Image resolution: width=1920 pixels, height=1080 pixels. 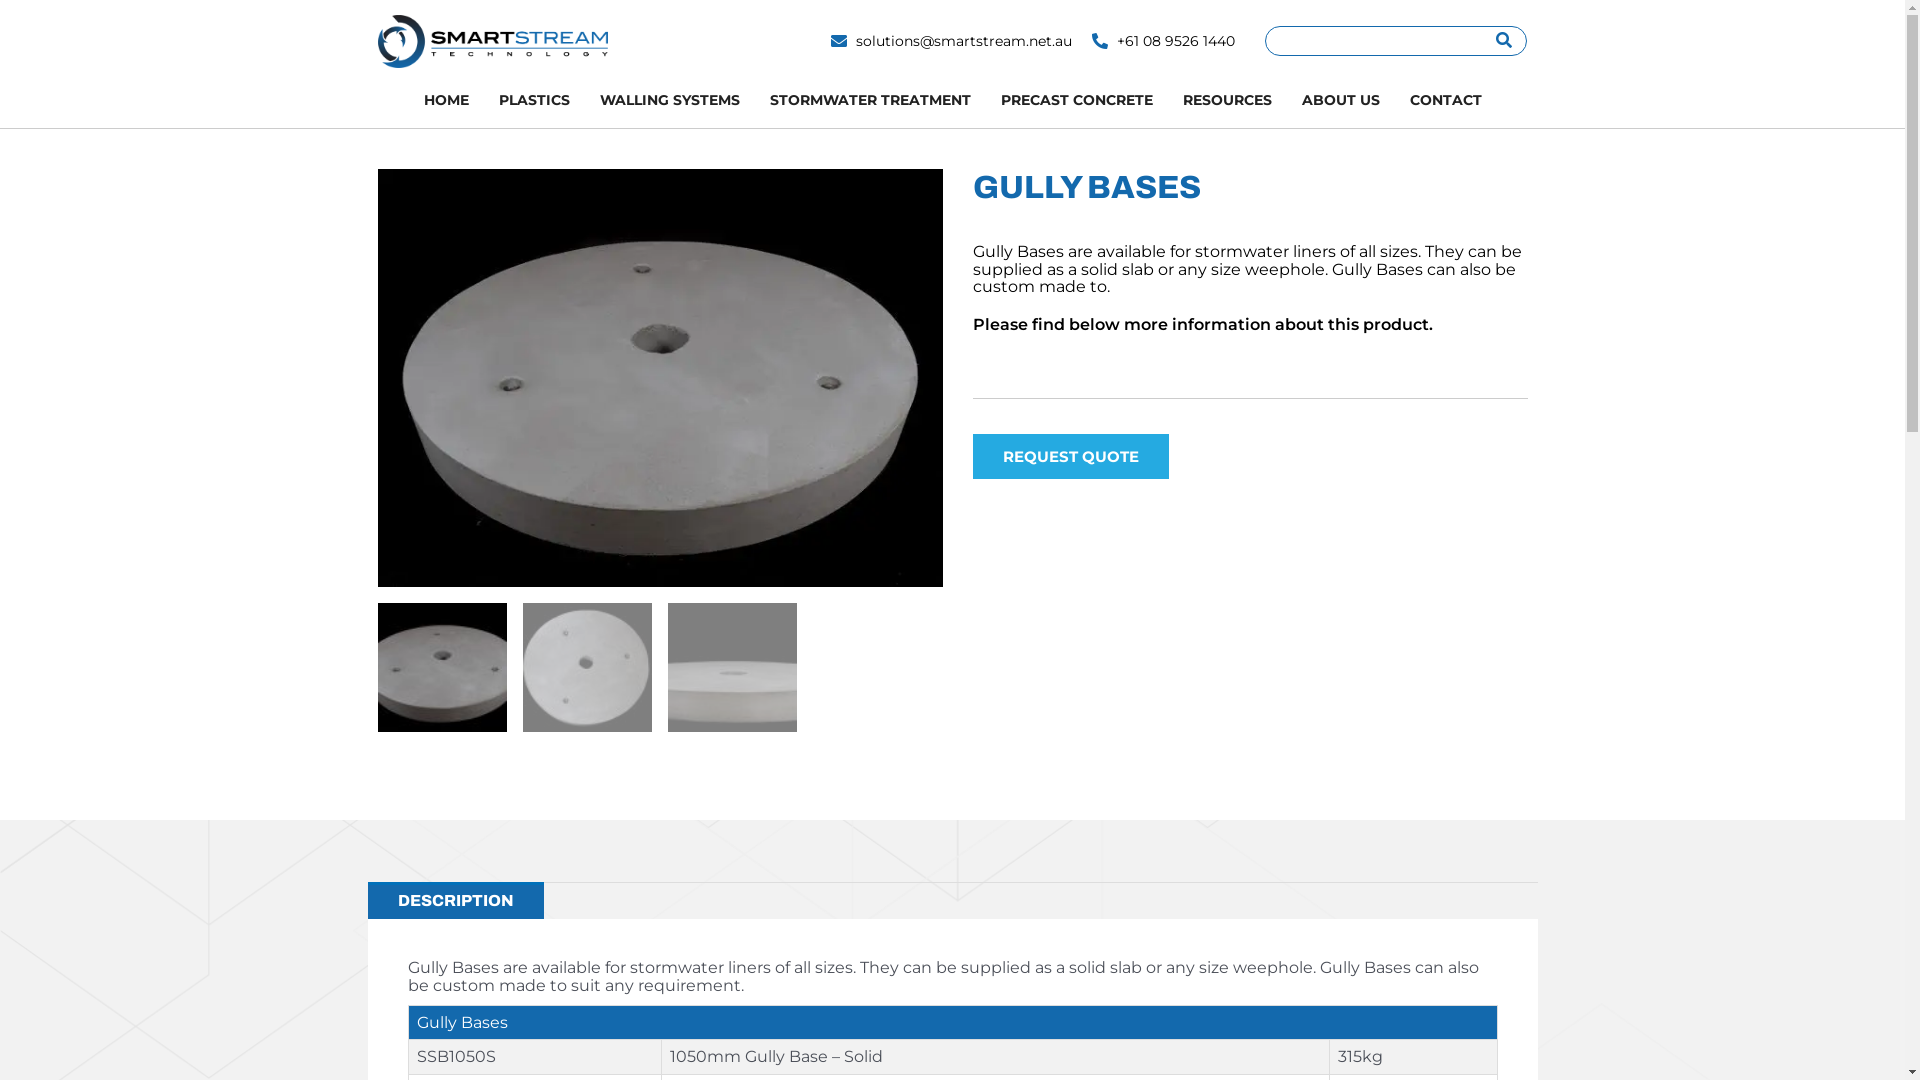 What do you see at coordinates (1339, 100) in the screenshot?
I see `'ABOUT US'` at bounding box center [1339, 100].